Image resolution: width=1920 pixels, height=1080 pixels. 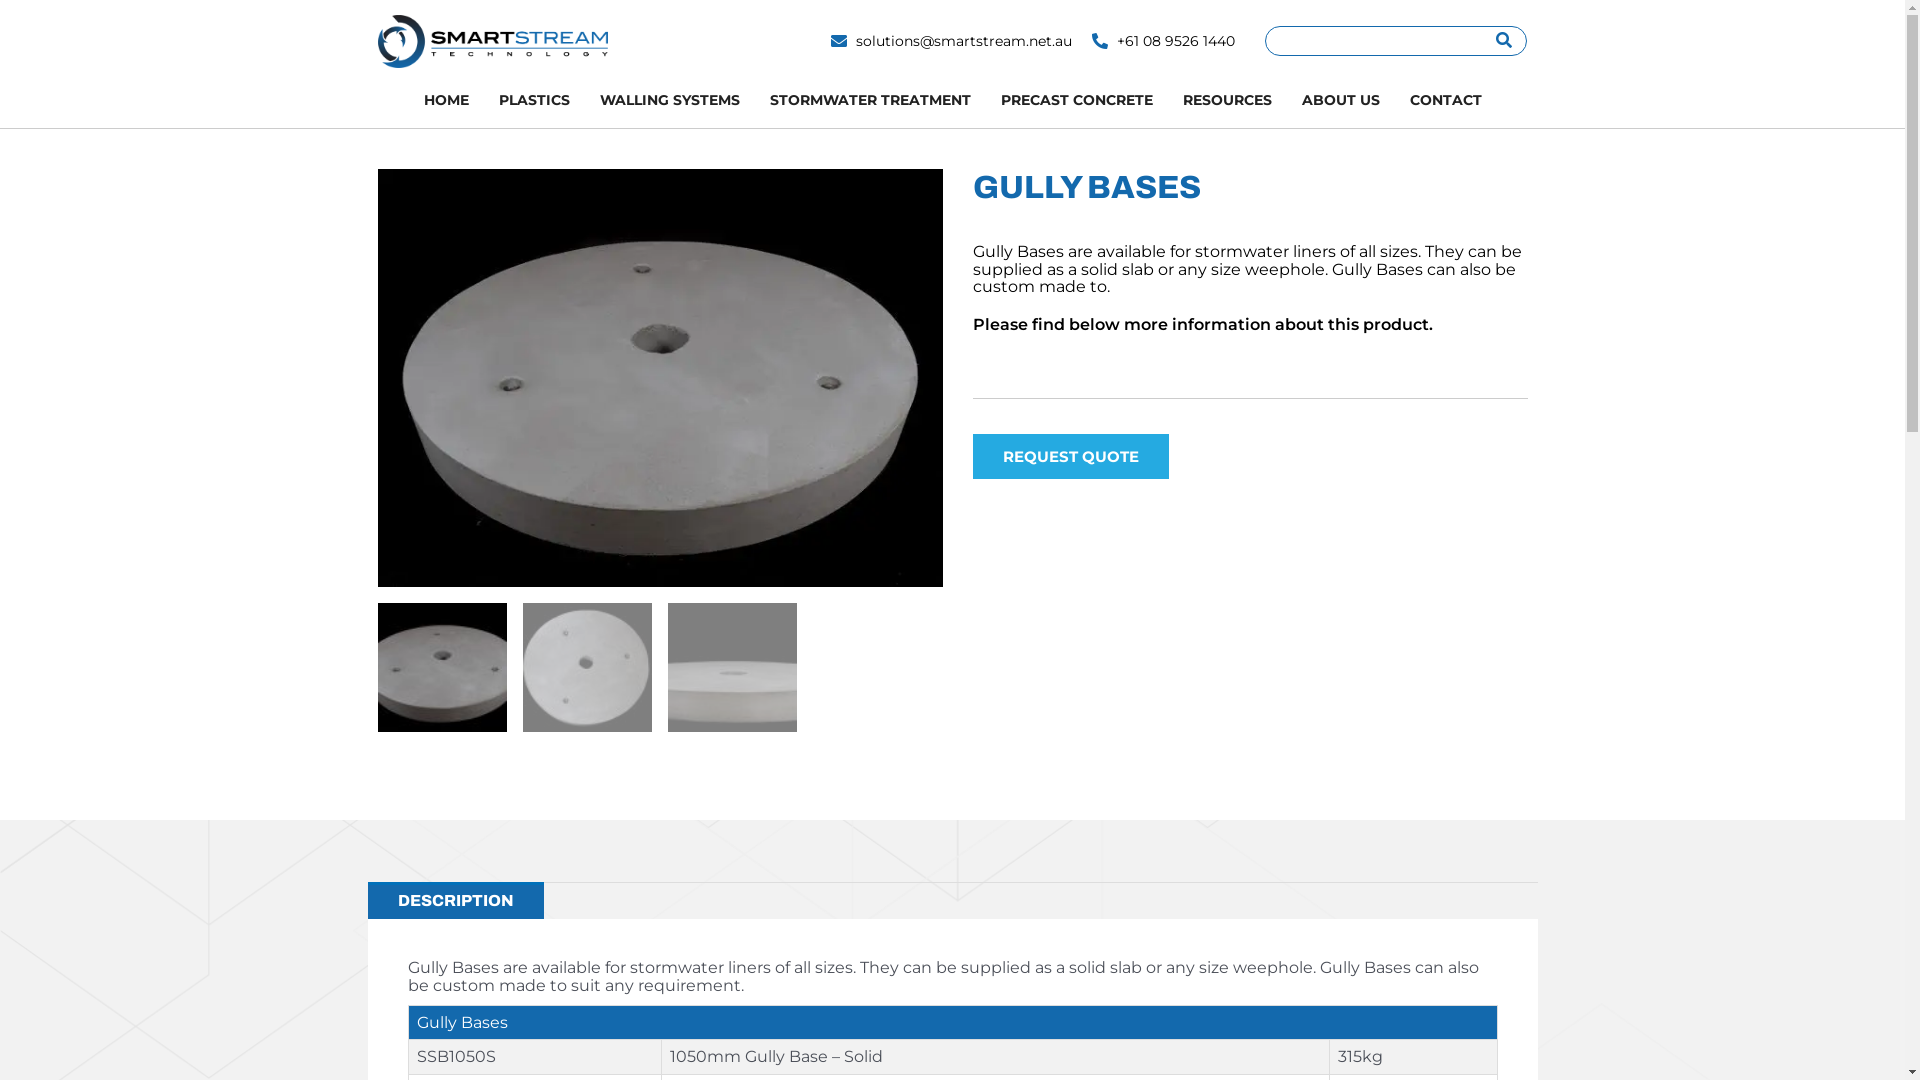 What do you see at coordinates (1339, 100) in the screenshot?
I see `'ABOUT US'` at bounding box center [1339, 100].